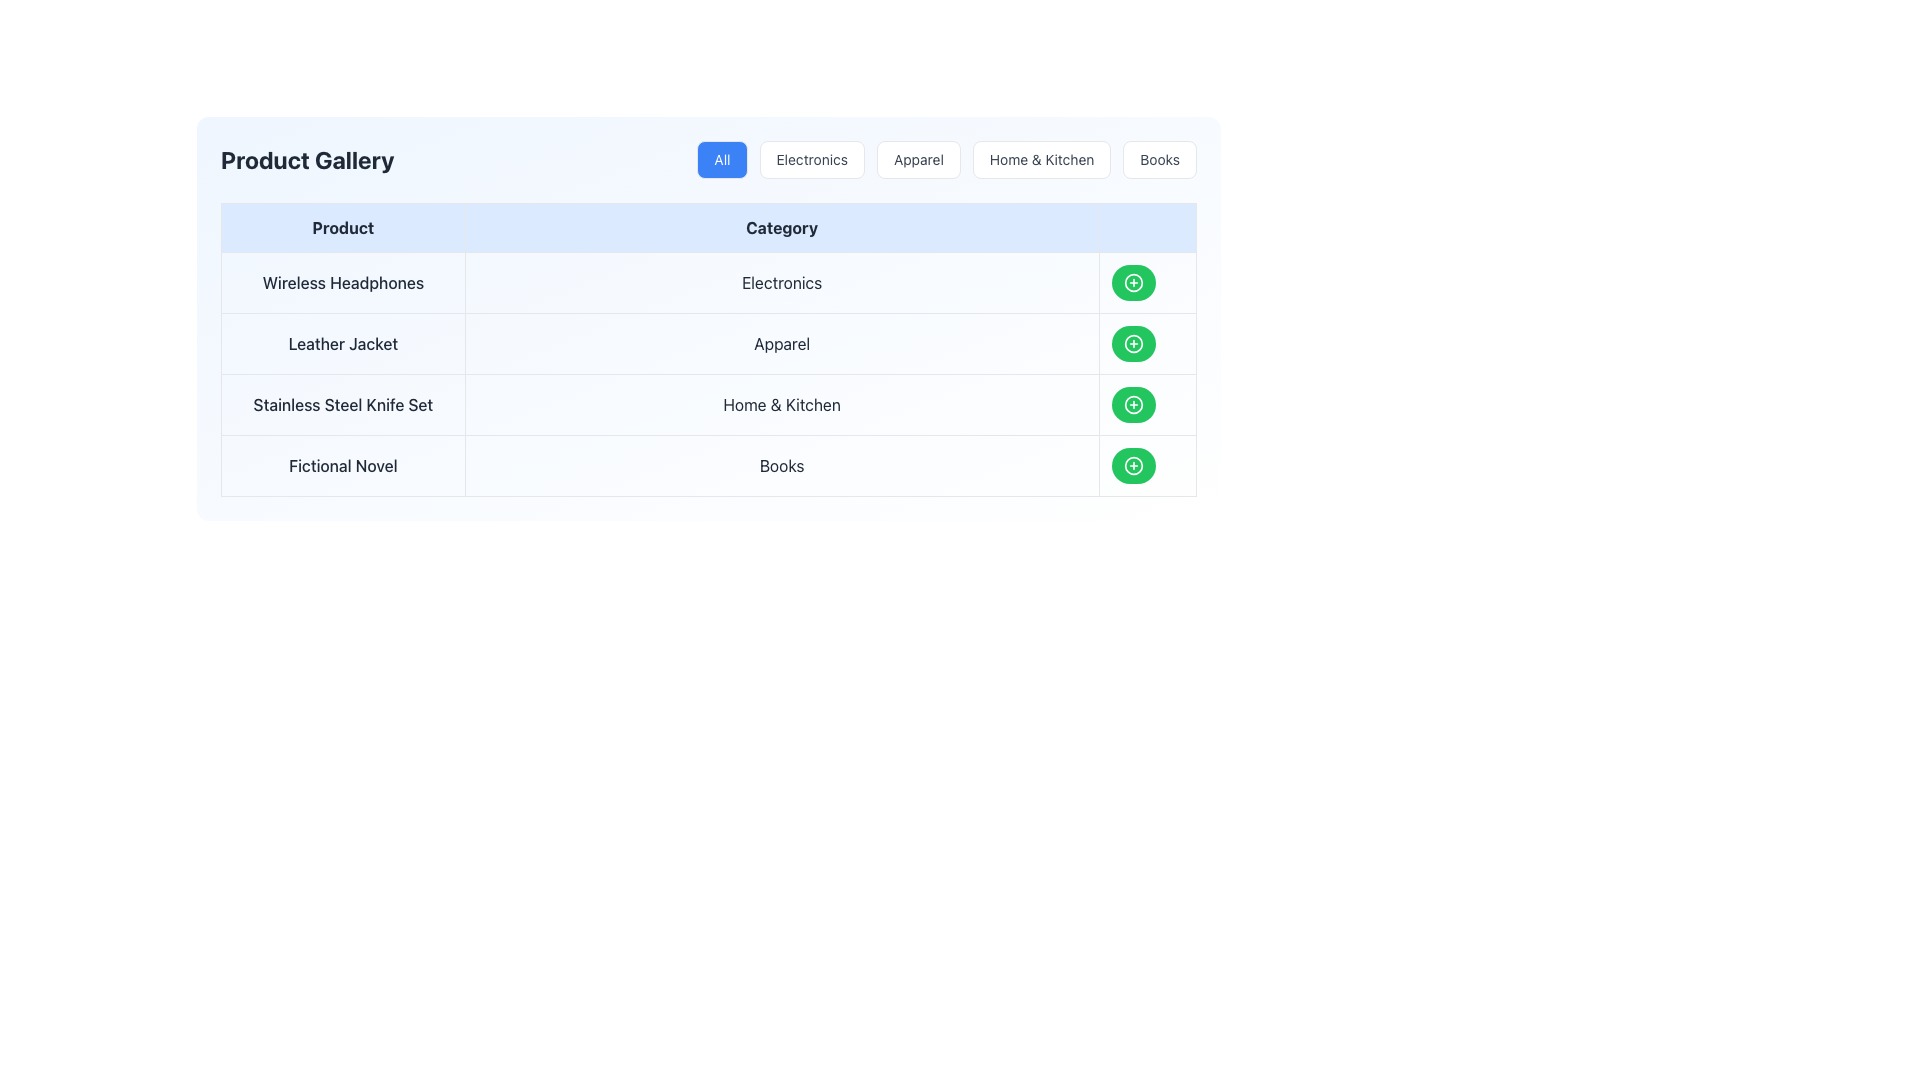 This screenshot has height=1080, width=1920. I want to click on the button in the last row of the table under the 'Books' category, so click(1133, 466).